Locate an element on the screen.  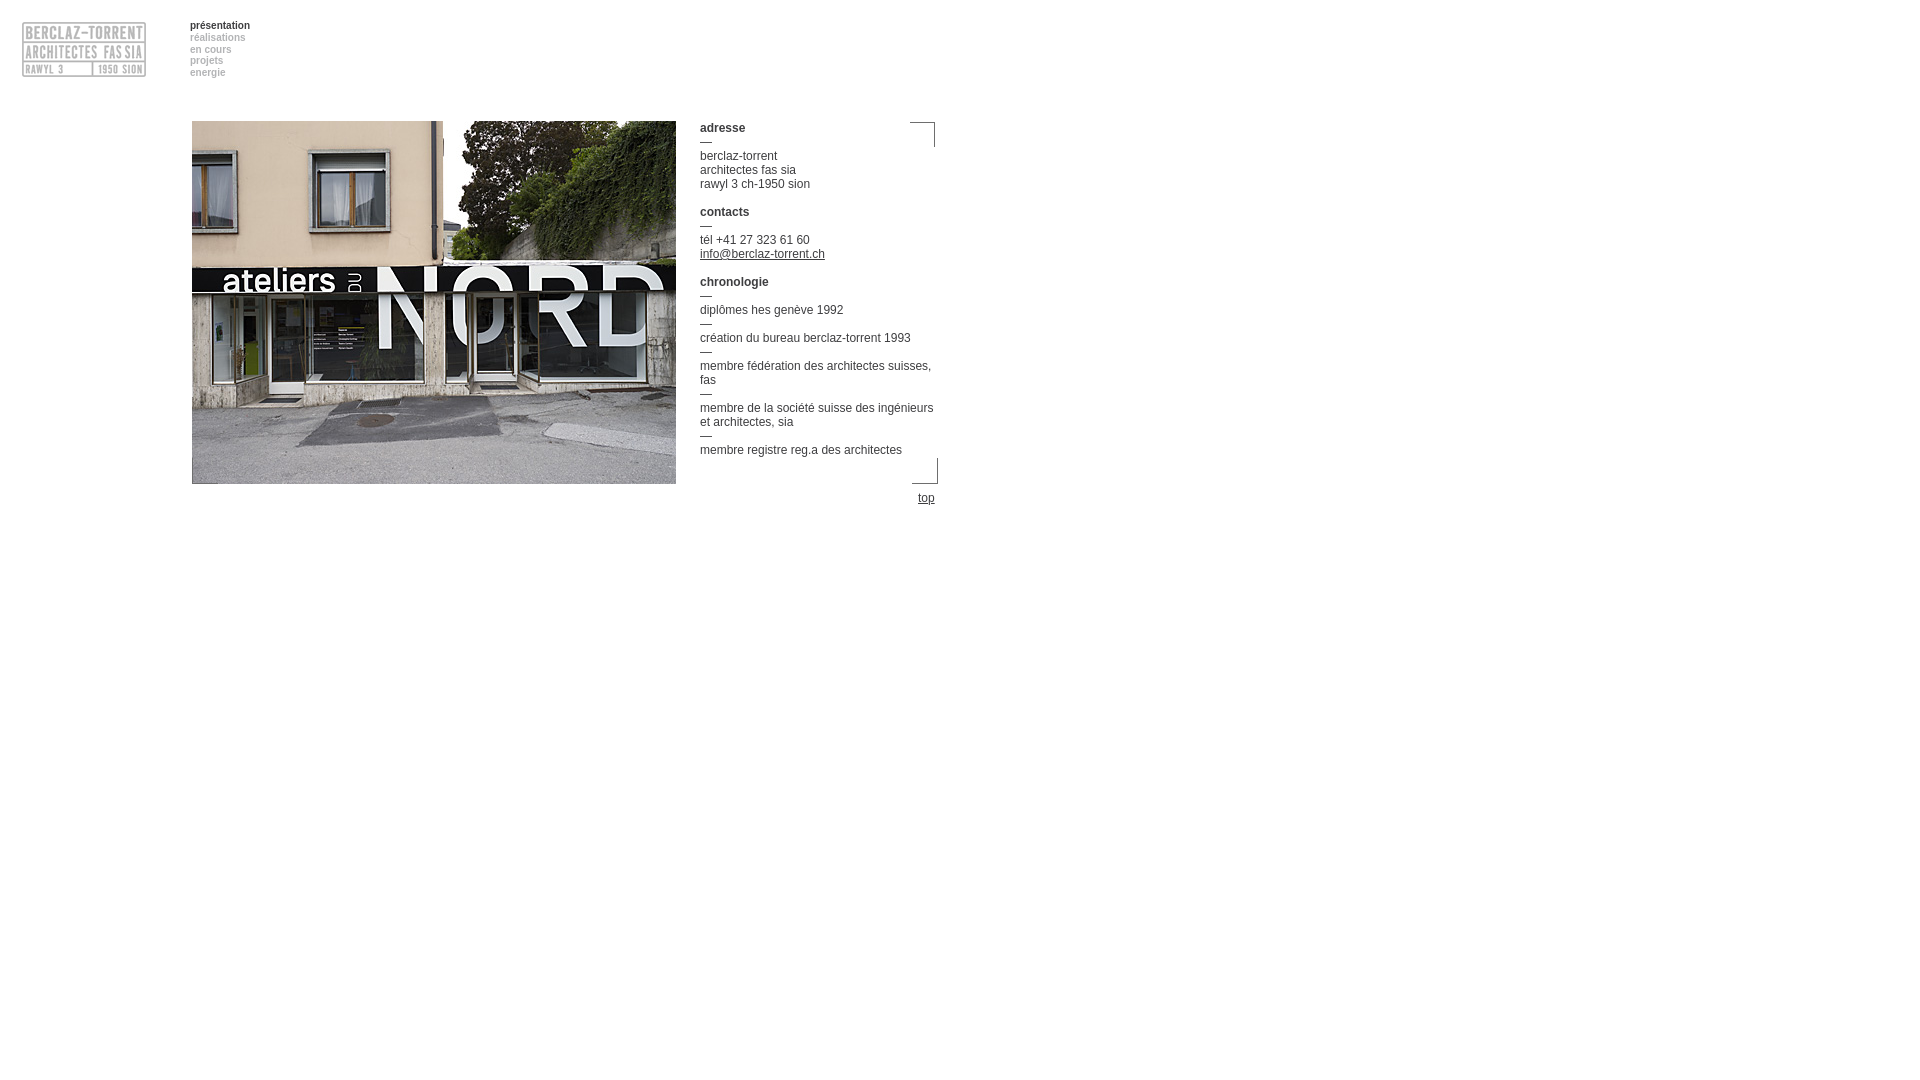
'projets' is located at coordinates (190, 59).